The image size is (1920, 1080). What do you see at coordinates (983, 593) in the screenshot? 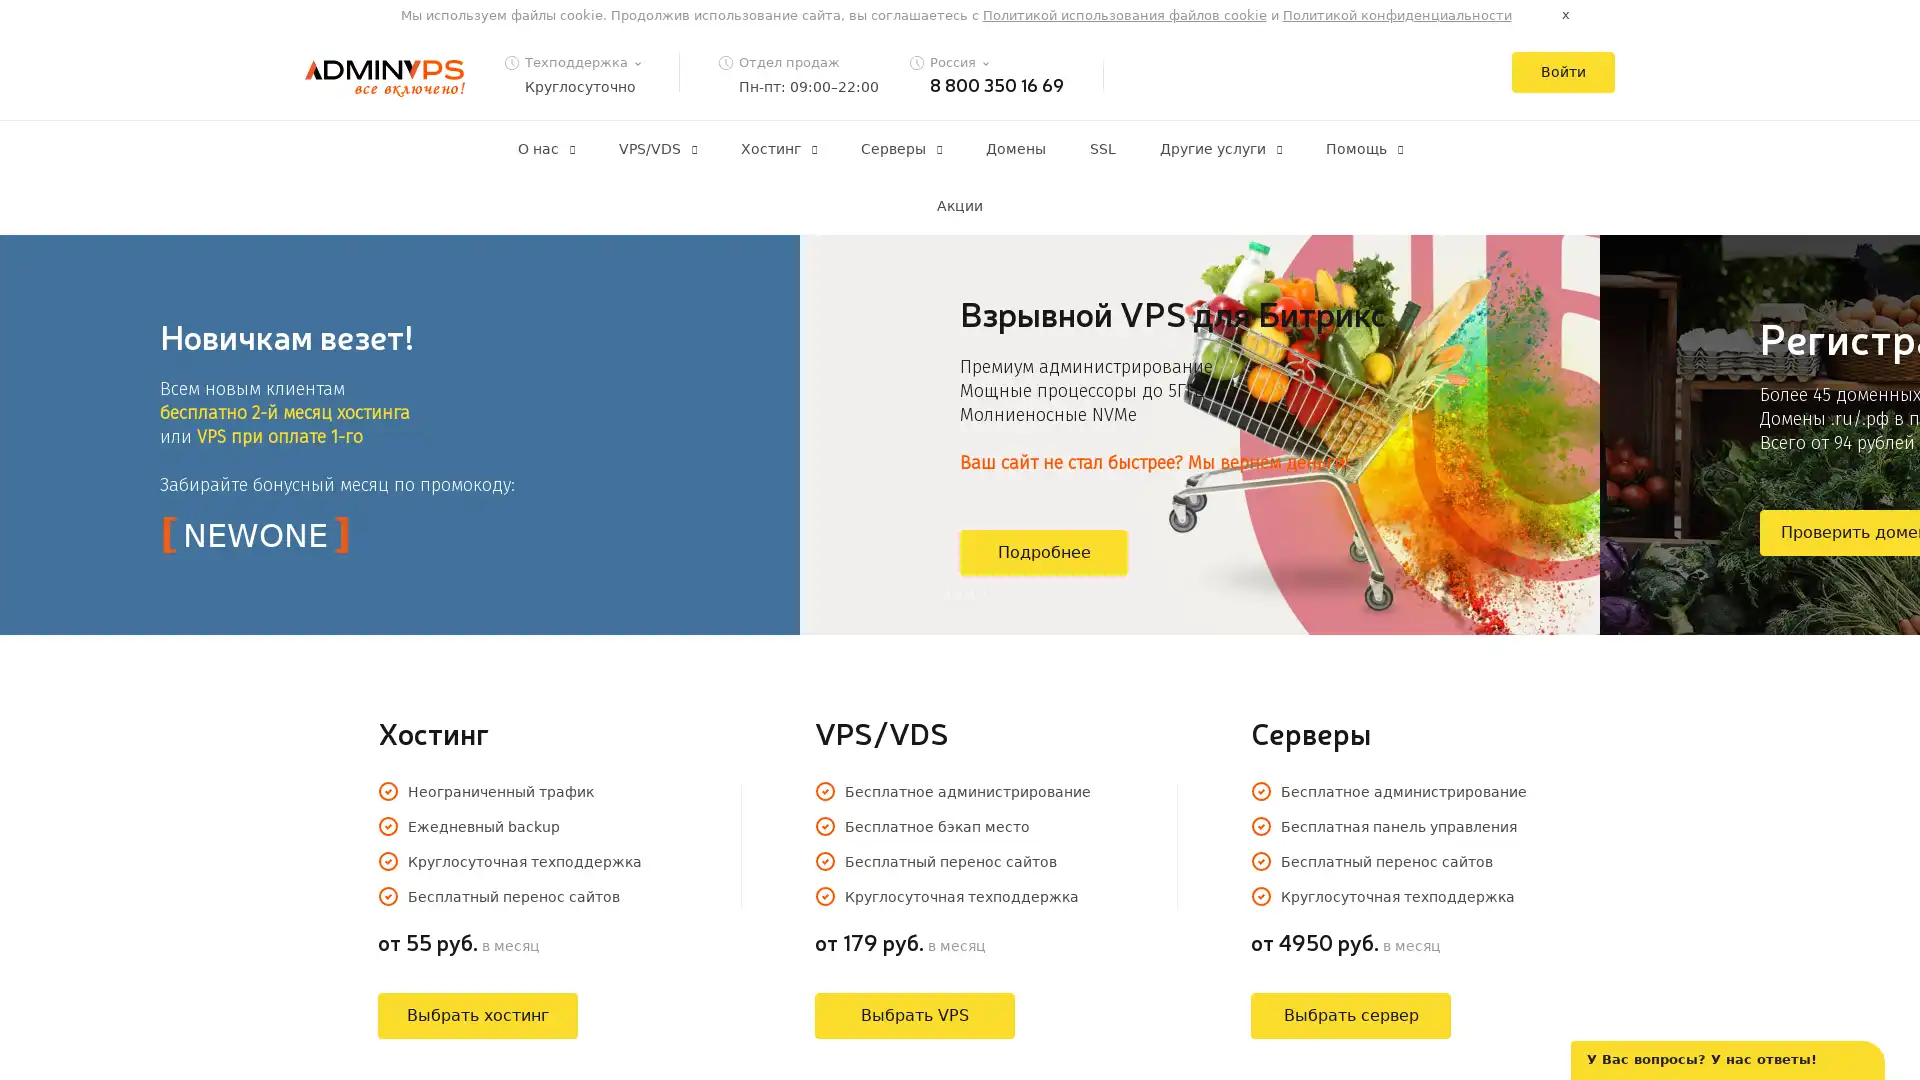
I see `5` at bounding box center [983, 593].